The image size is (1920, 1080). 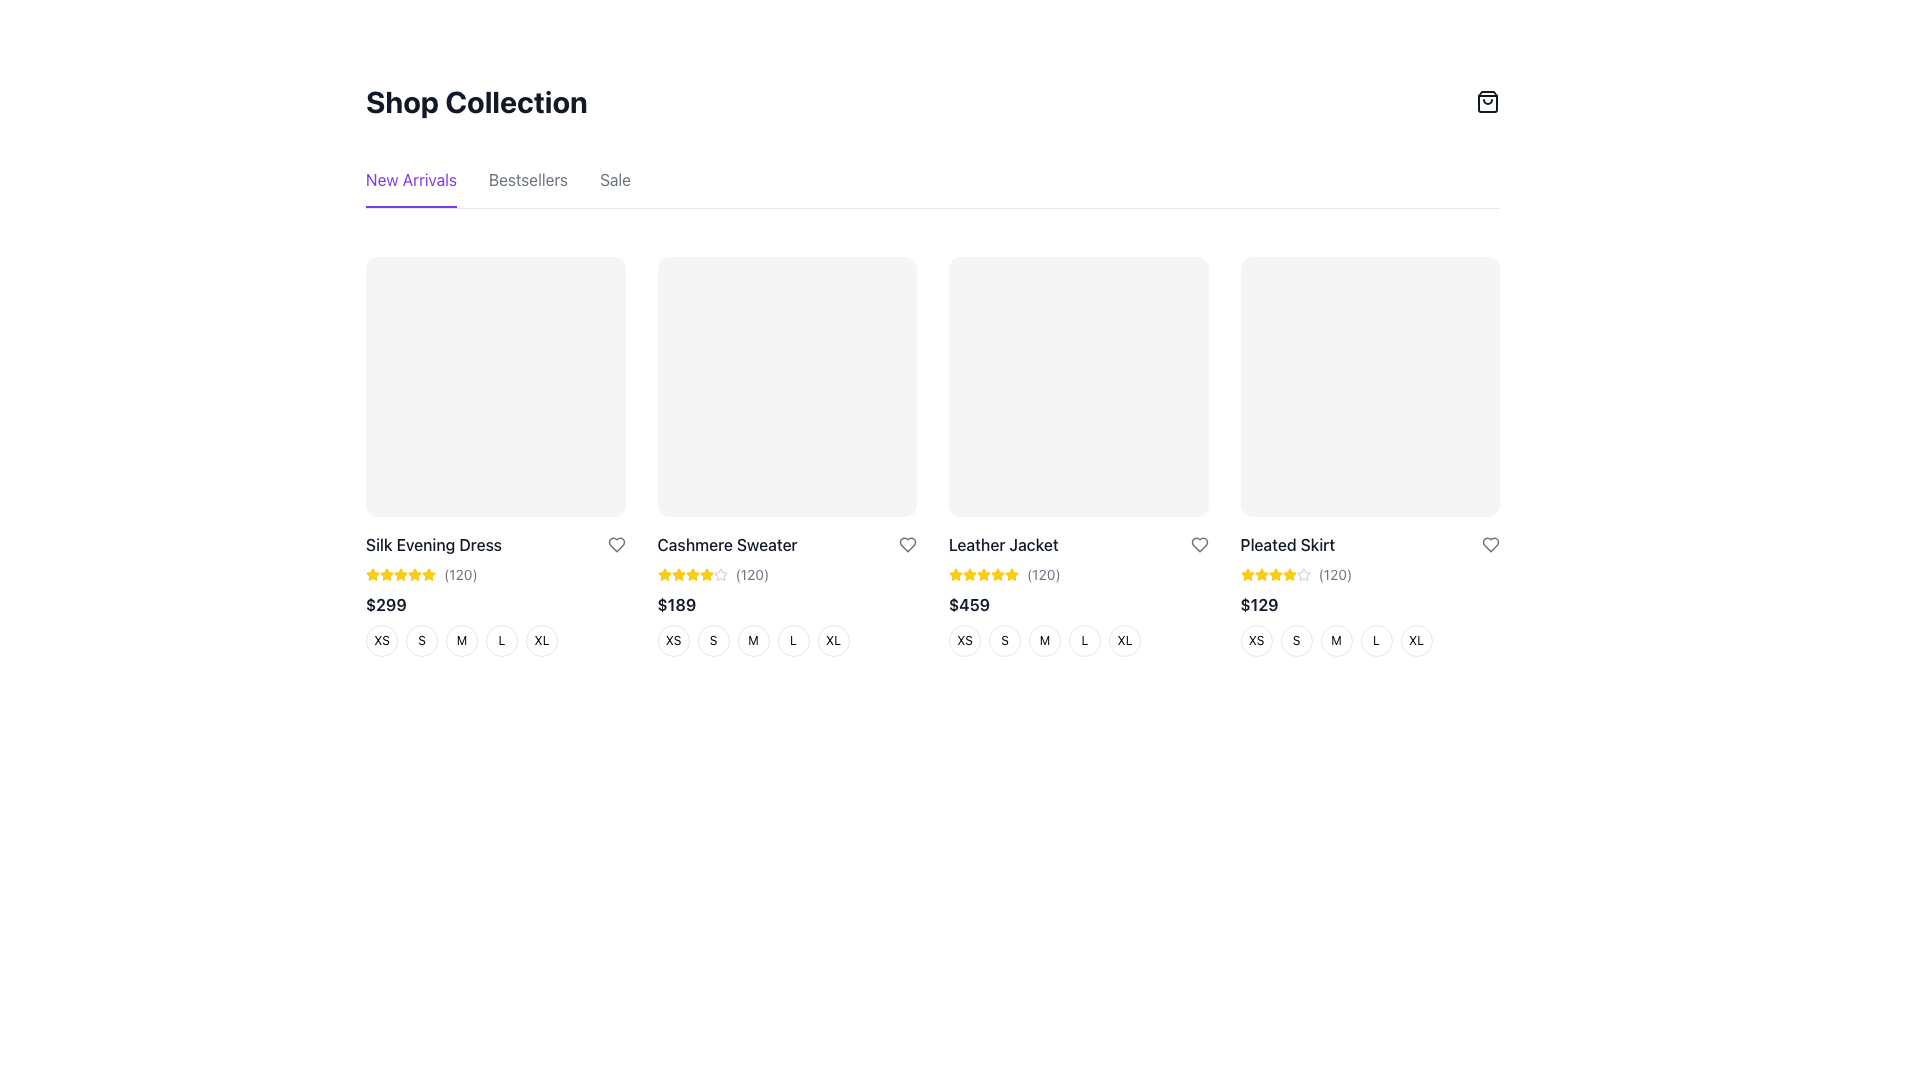 What do you see at coordinates (1296, 640) in the screenshot?
I see `the 'S' size selection button located below the 'Pleated Skirt' item` at bounding box center [1296, 640].